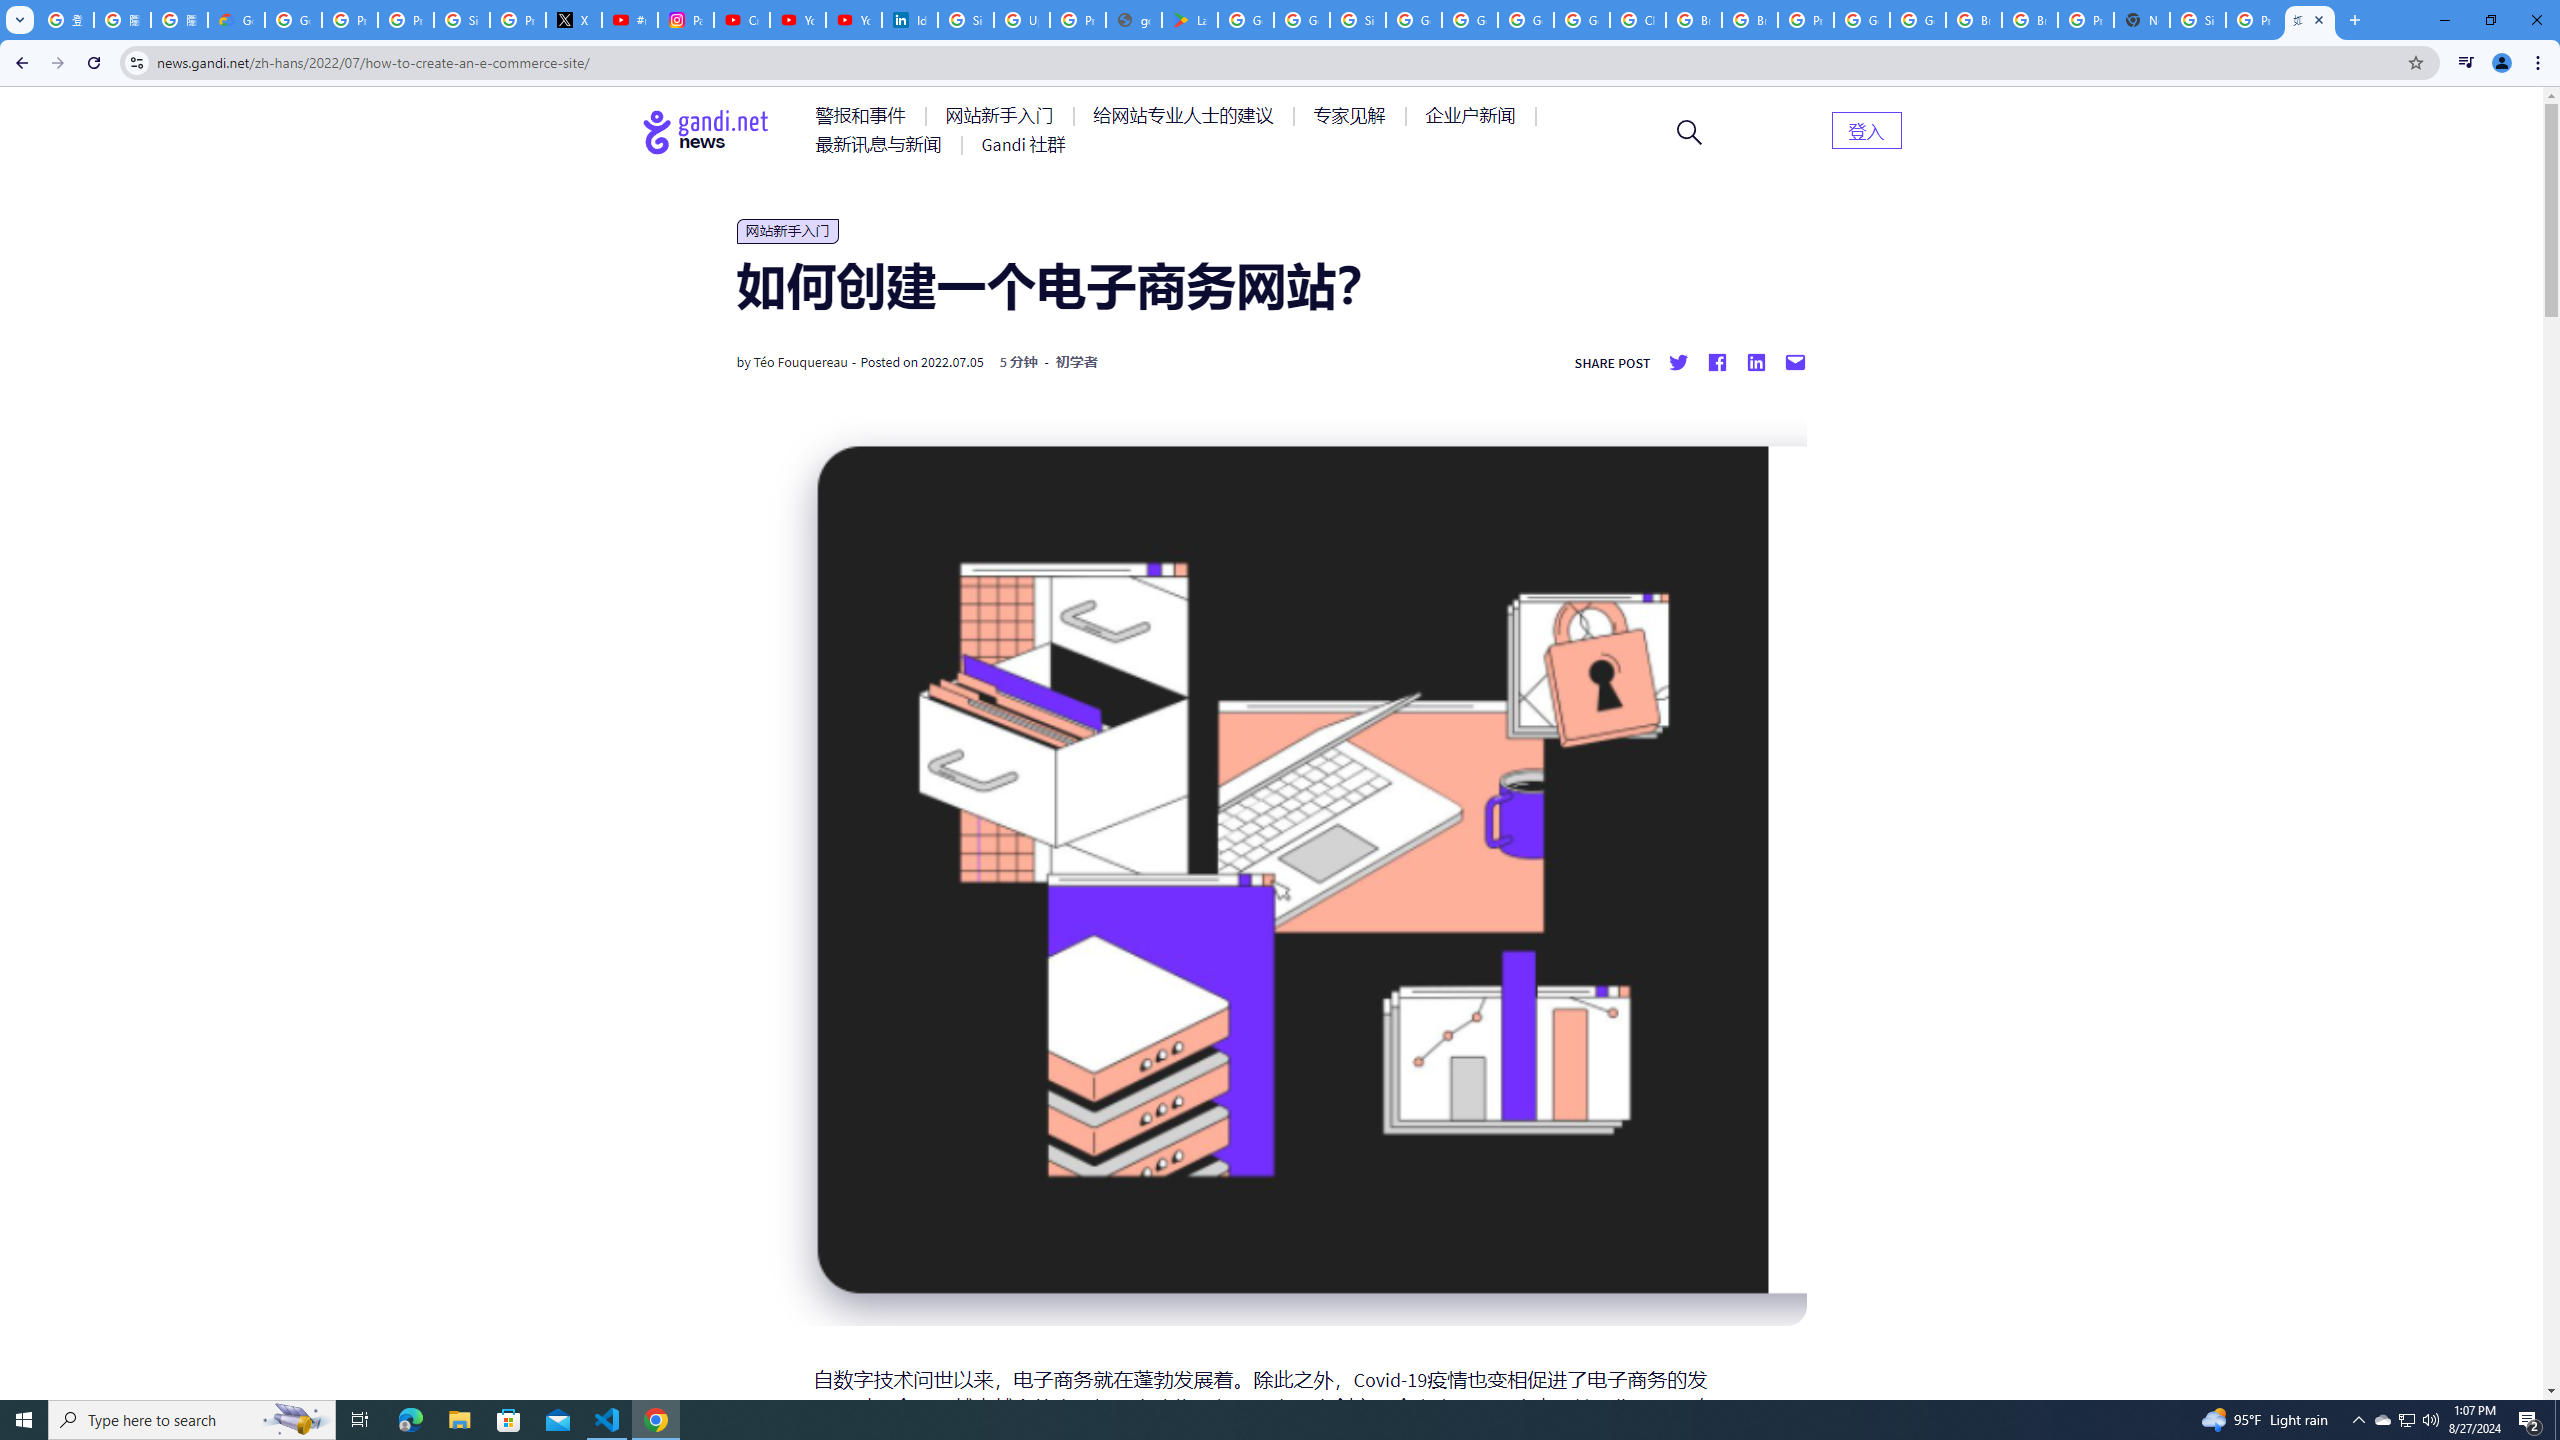 The height and width of the screenshot is (1440, 2560). I want to click on 'AutomationID: menu-item-77765', so click(1473, 114).